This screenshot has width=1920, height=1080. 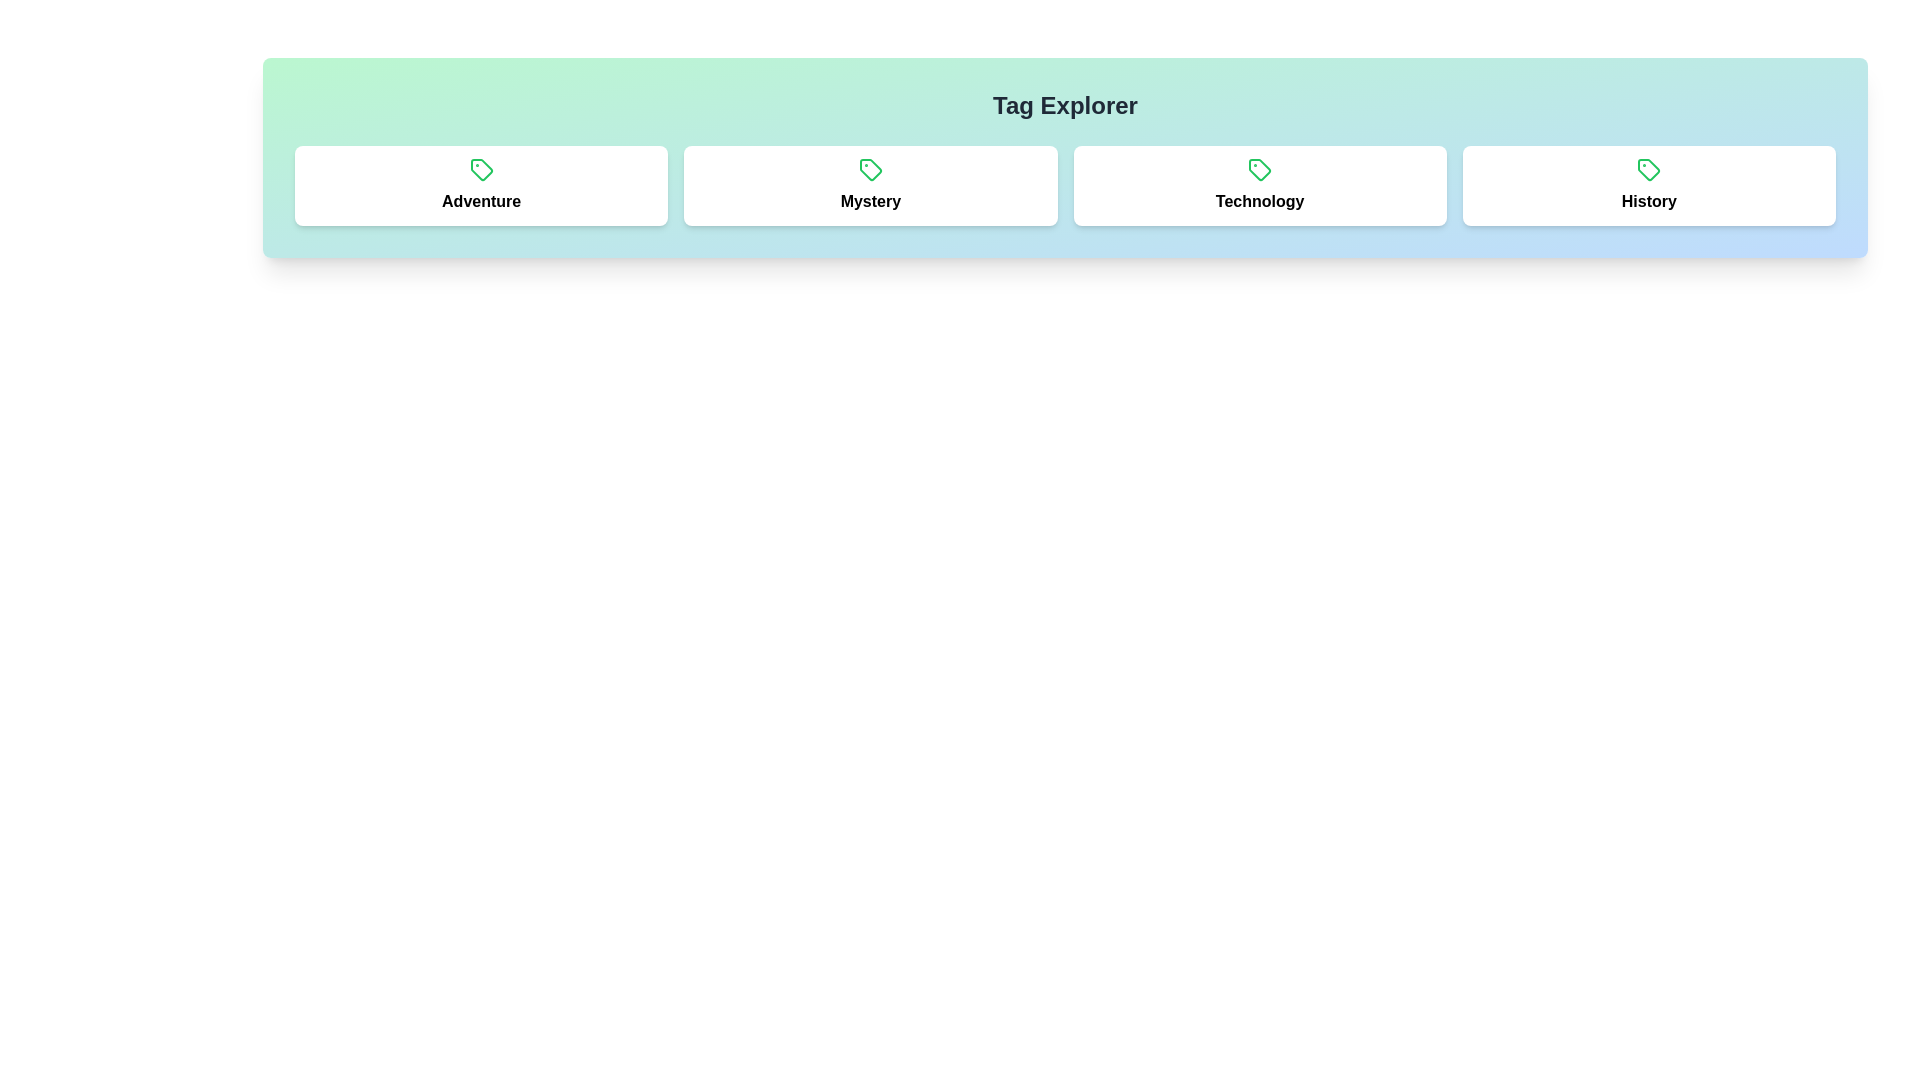 I want to click on the Button-like card for the 'History' category located in the fourth column of the grid, adjacent to the 'Technology' card, so click(x=1649, y=185).